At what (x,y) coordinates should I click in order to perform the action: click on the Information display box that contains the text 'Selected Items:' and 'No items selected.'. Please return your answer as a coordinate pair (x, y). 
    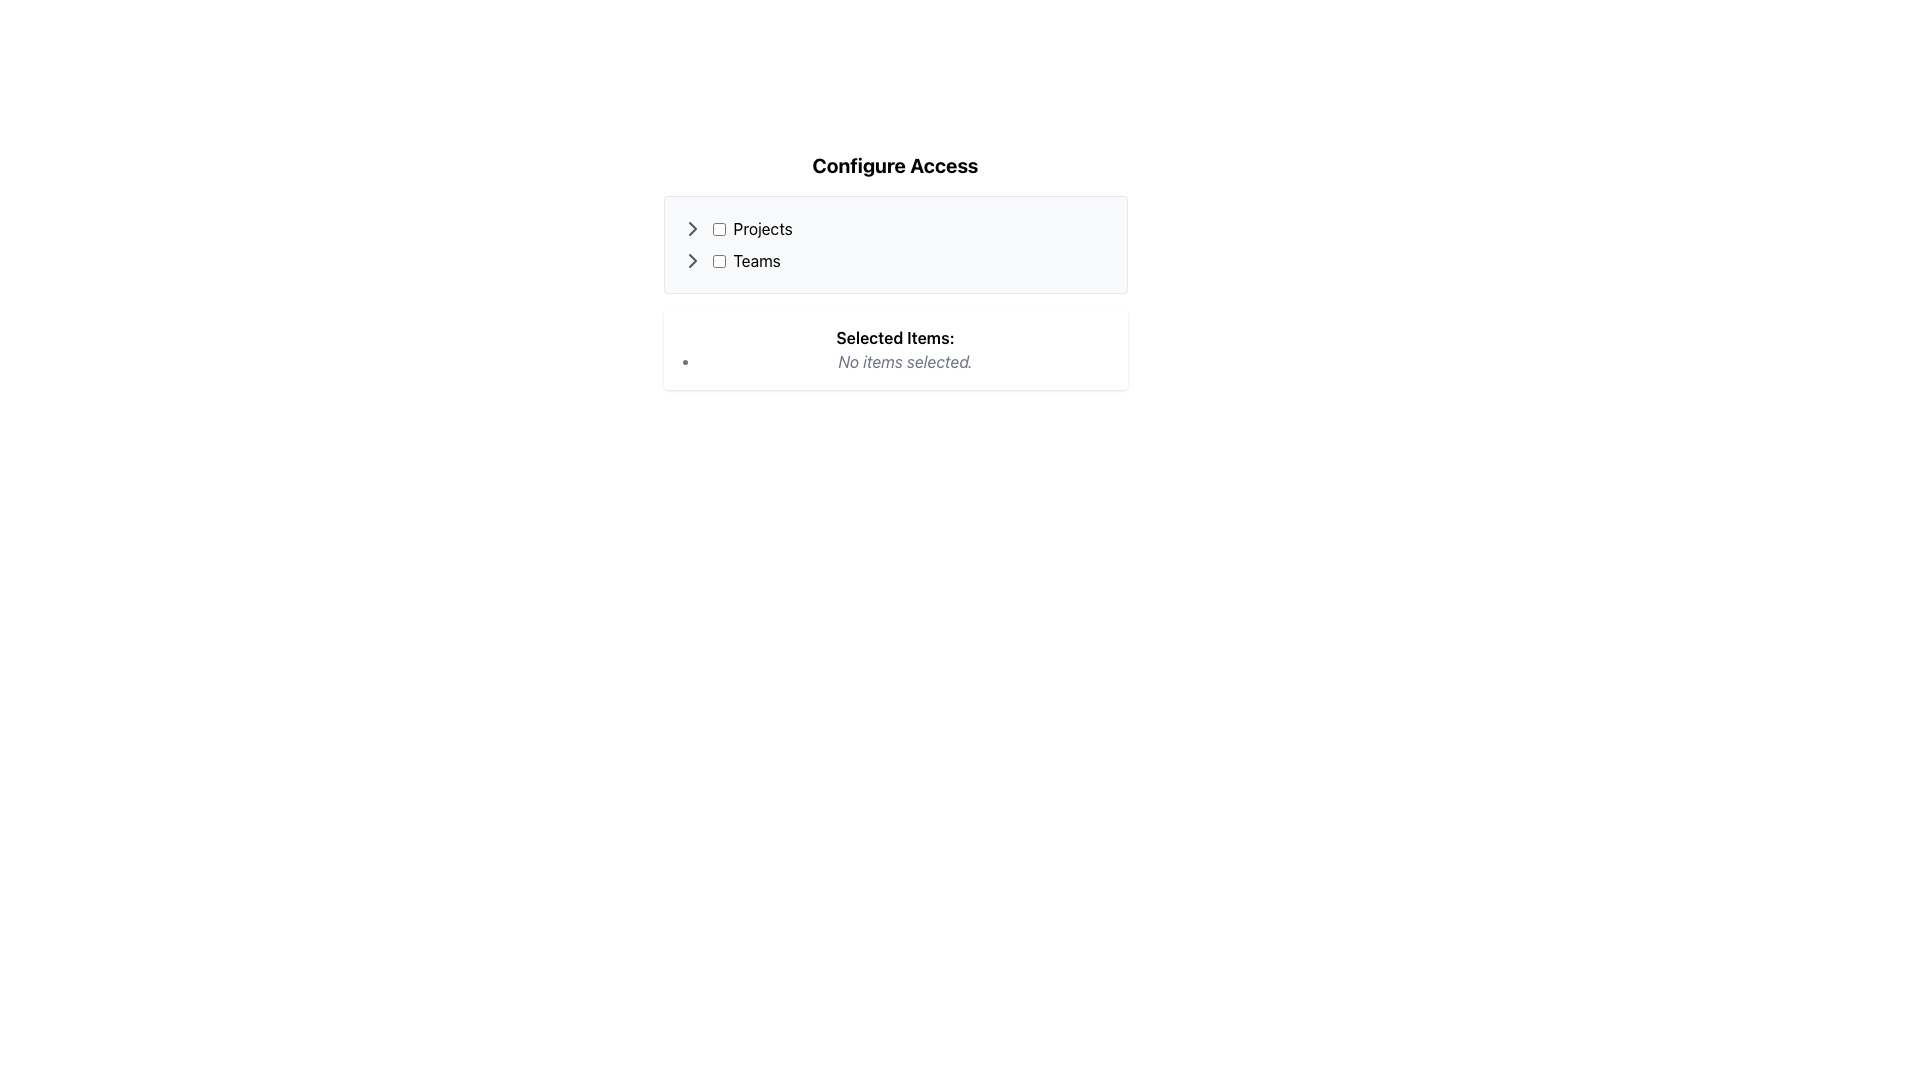
    Looking at the image, I should click on (894, 349).